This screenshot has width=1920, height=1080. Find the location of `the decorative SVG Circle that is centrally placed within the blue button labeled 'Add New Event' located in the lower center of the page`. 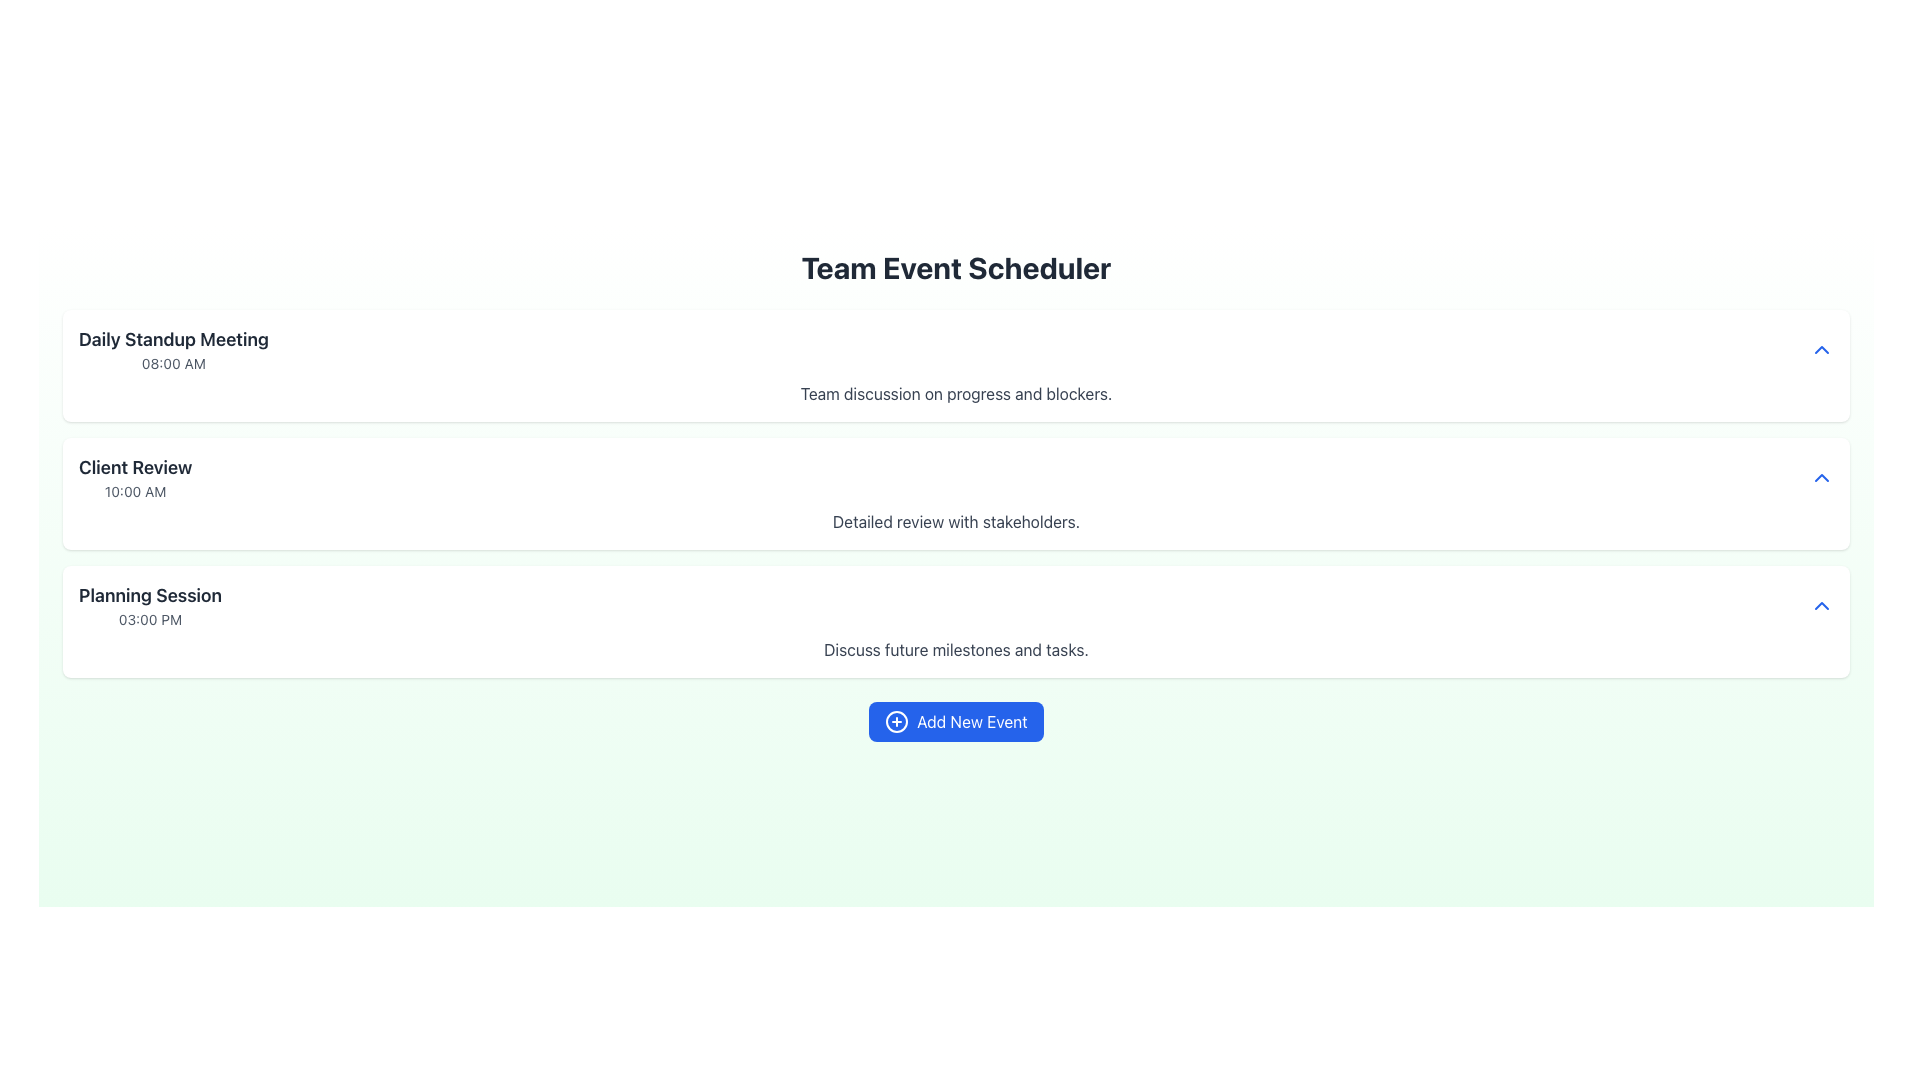

the decorative SVG Circle that is centrally placed within the blue button labeled 'Add New Event' located in the lower center of the page is located at coordinates (896, 721).